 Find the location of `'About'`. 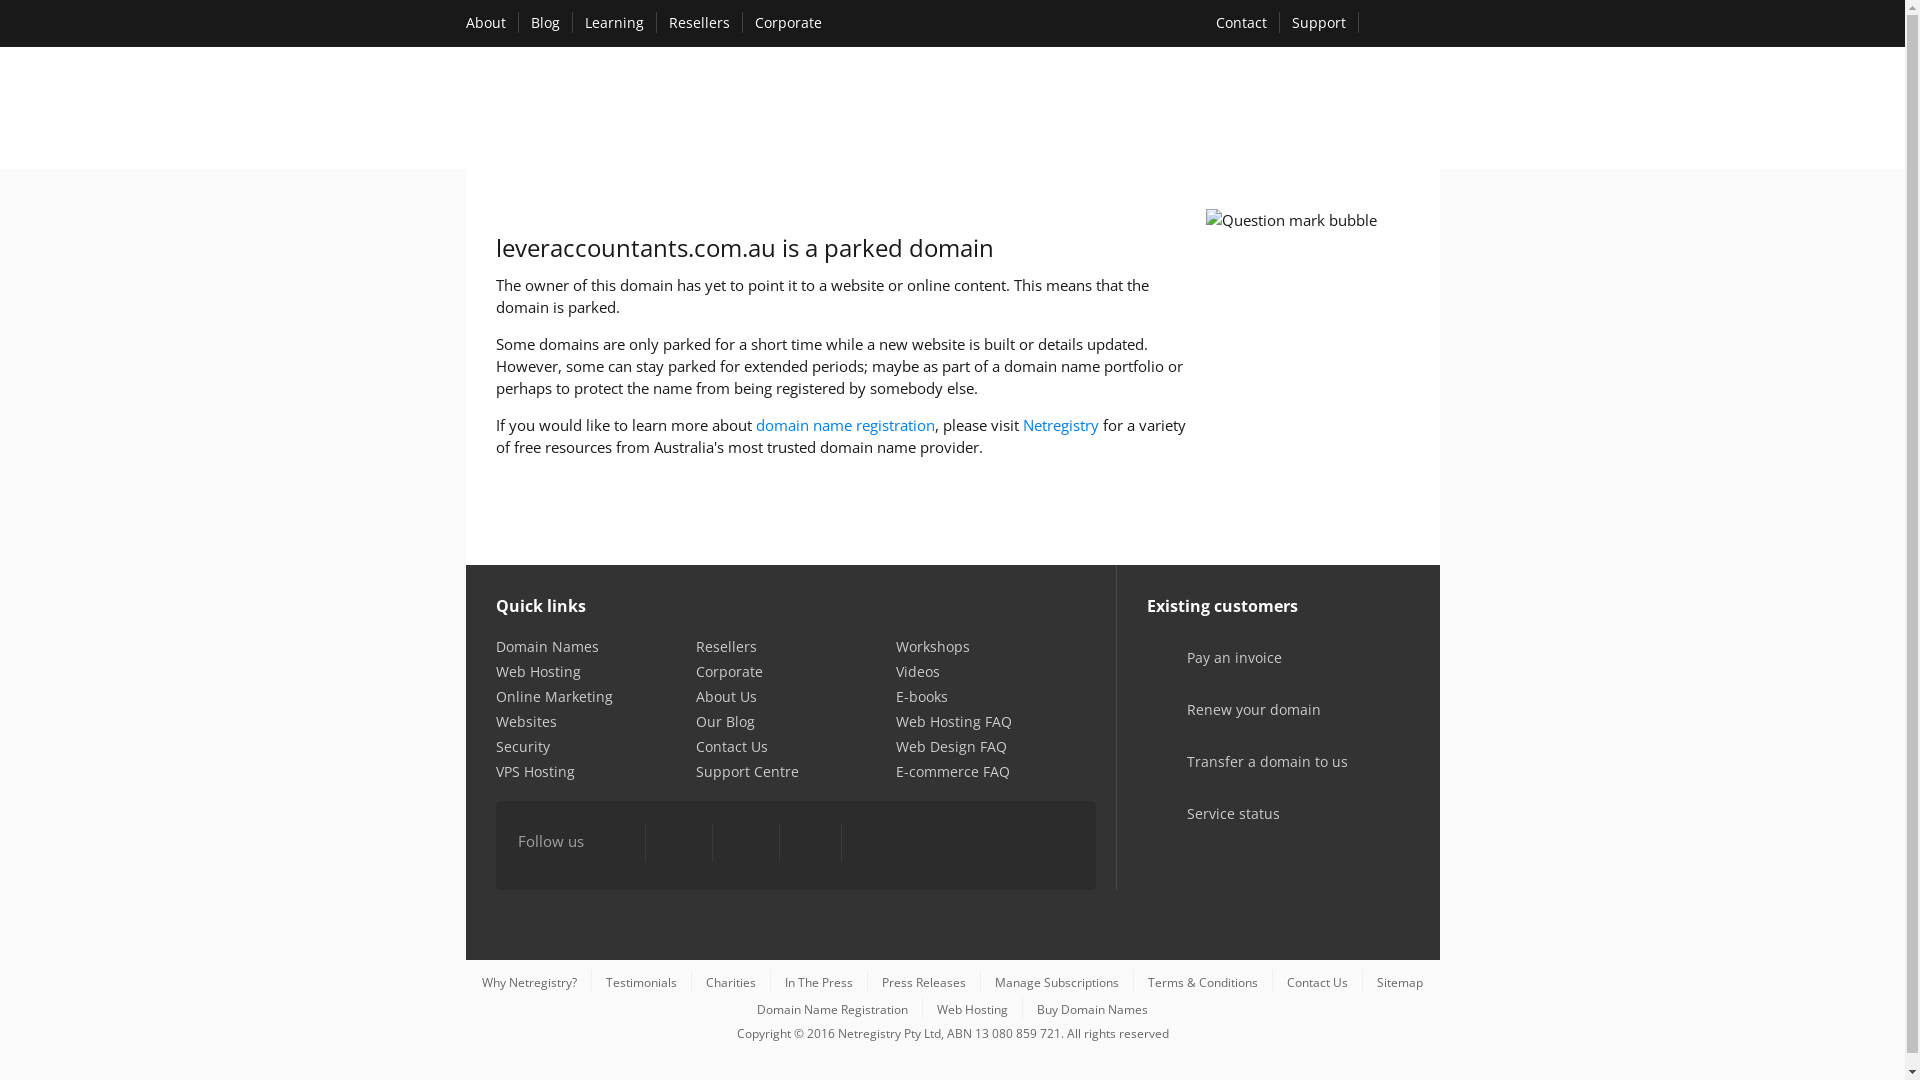

'About' is located at coordinates (485, 22).